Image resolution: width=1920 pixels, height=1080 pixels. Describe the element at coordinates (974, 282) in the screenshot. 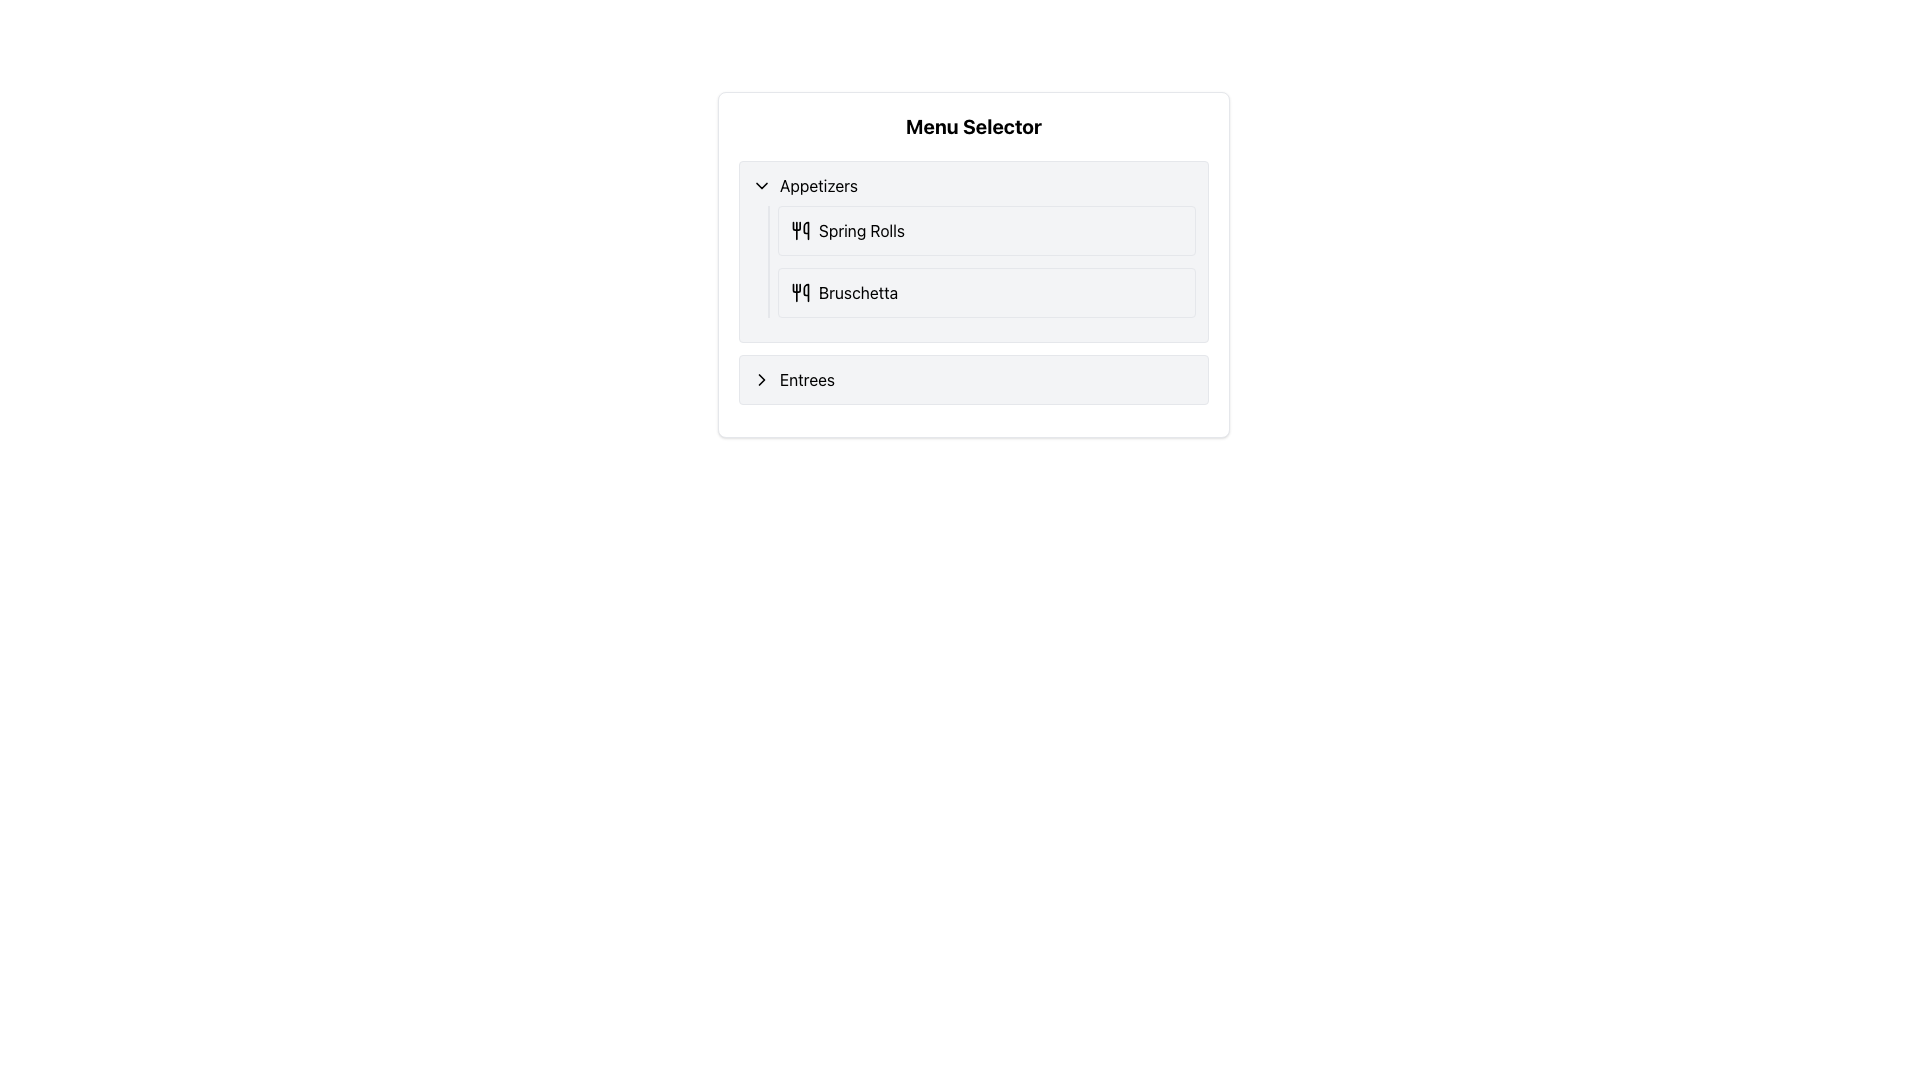

I see `the item in the categorized menu list for selecting appetizers, specifically located within the 'Menu Selector' card, under the 'Appetizers' section` at that location.